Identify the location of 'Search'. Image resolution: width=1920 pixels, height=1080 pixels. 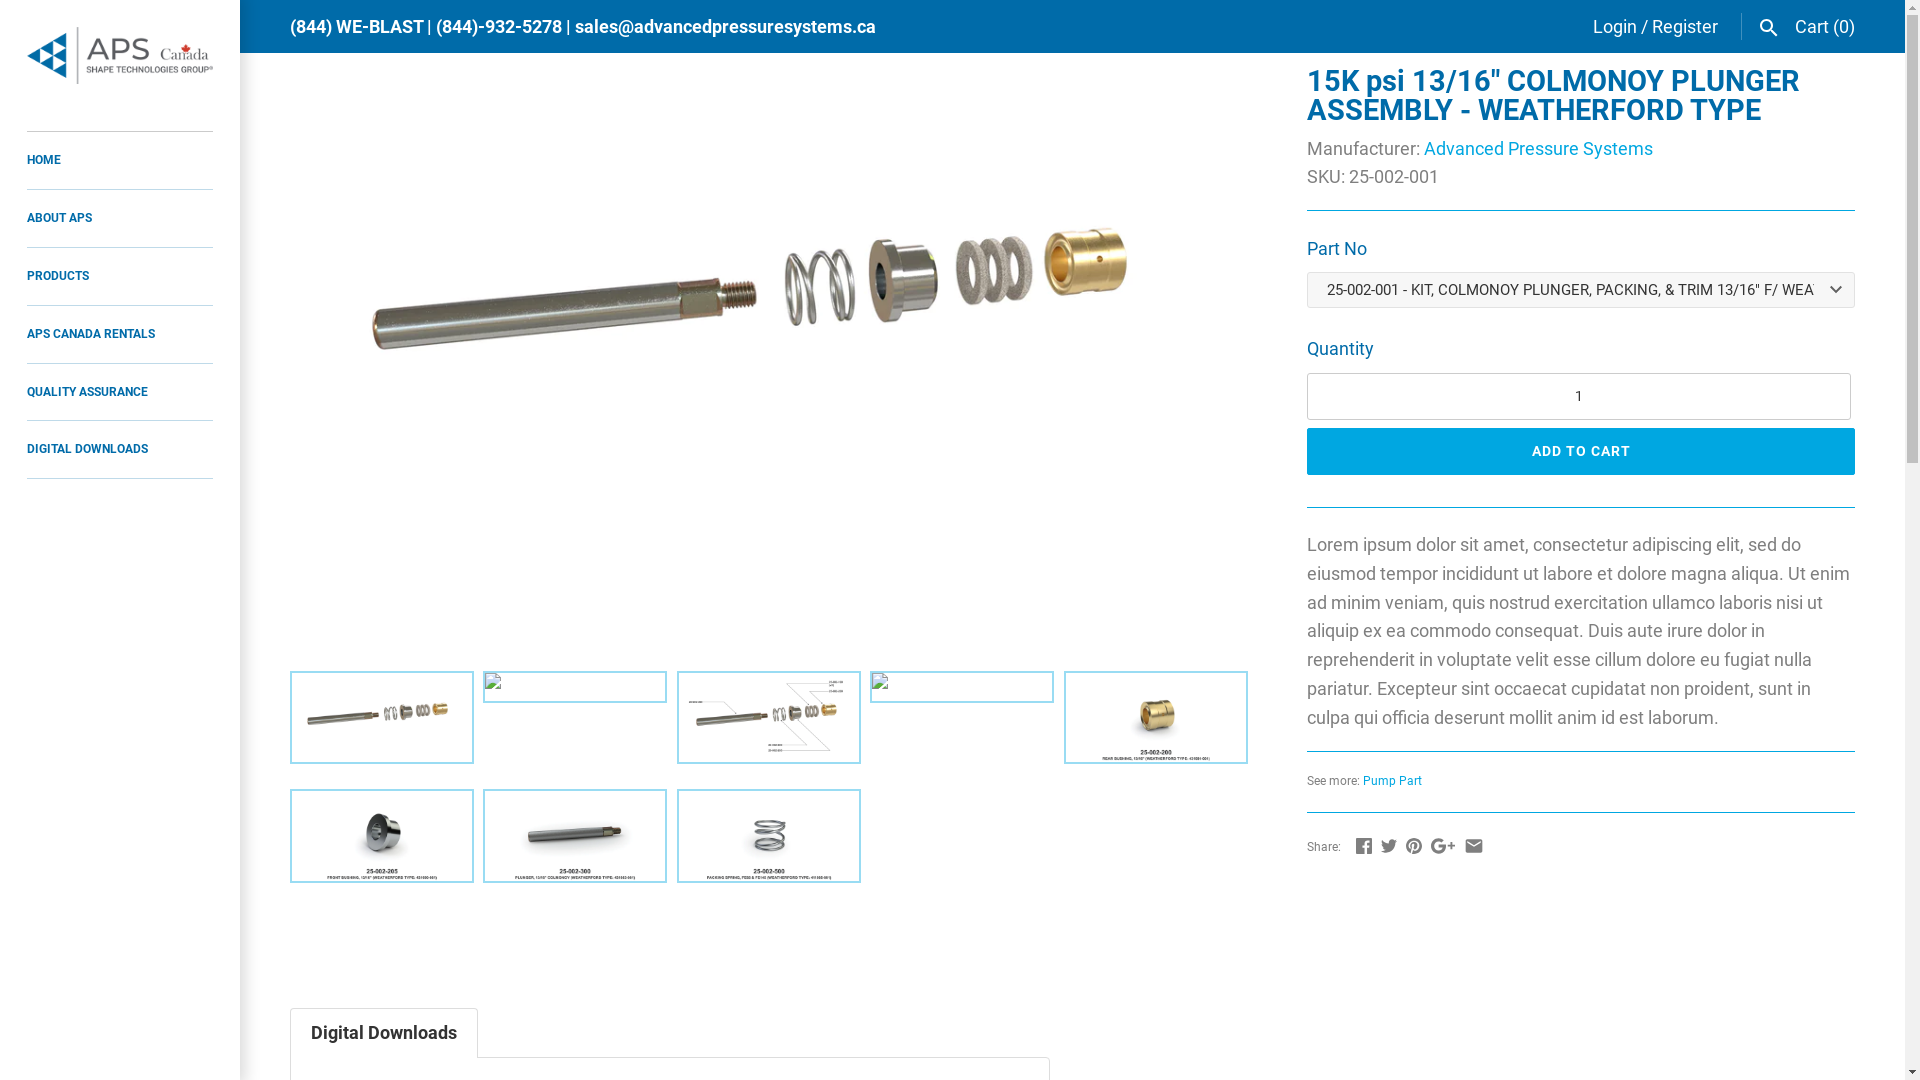
(1769, 26).